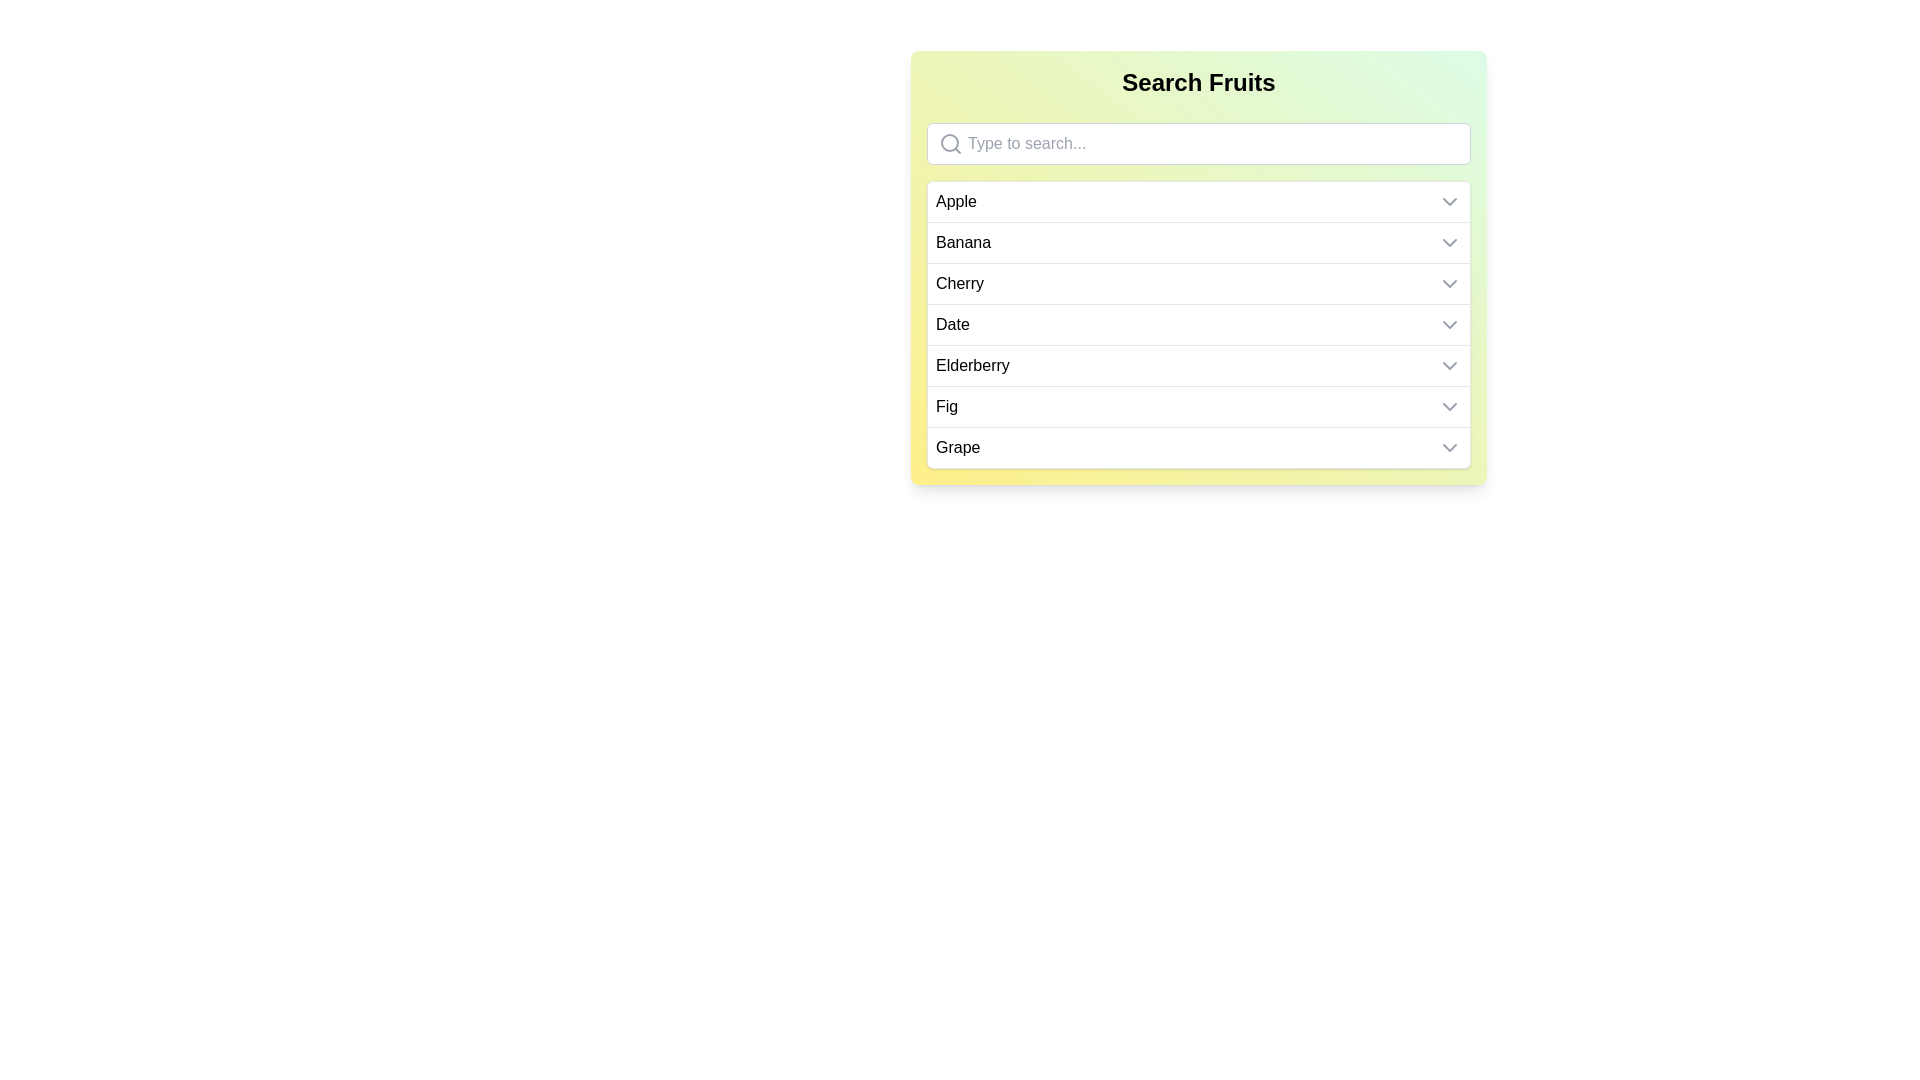 The image size is (1920, 1080). I want to click on the selectable list item labeled 'Banana', so click(1199, 241).